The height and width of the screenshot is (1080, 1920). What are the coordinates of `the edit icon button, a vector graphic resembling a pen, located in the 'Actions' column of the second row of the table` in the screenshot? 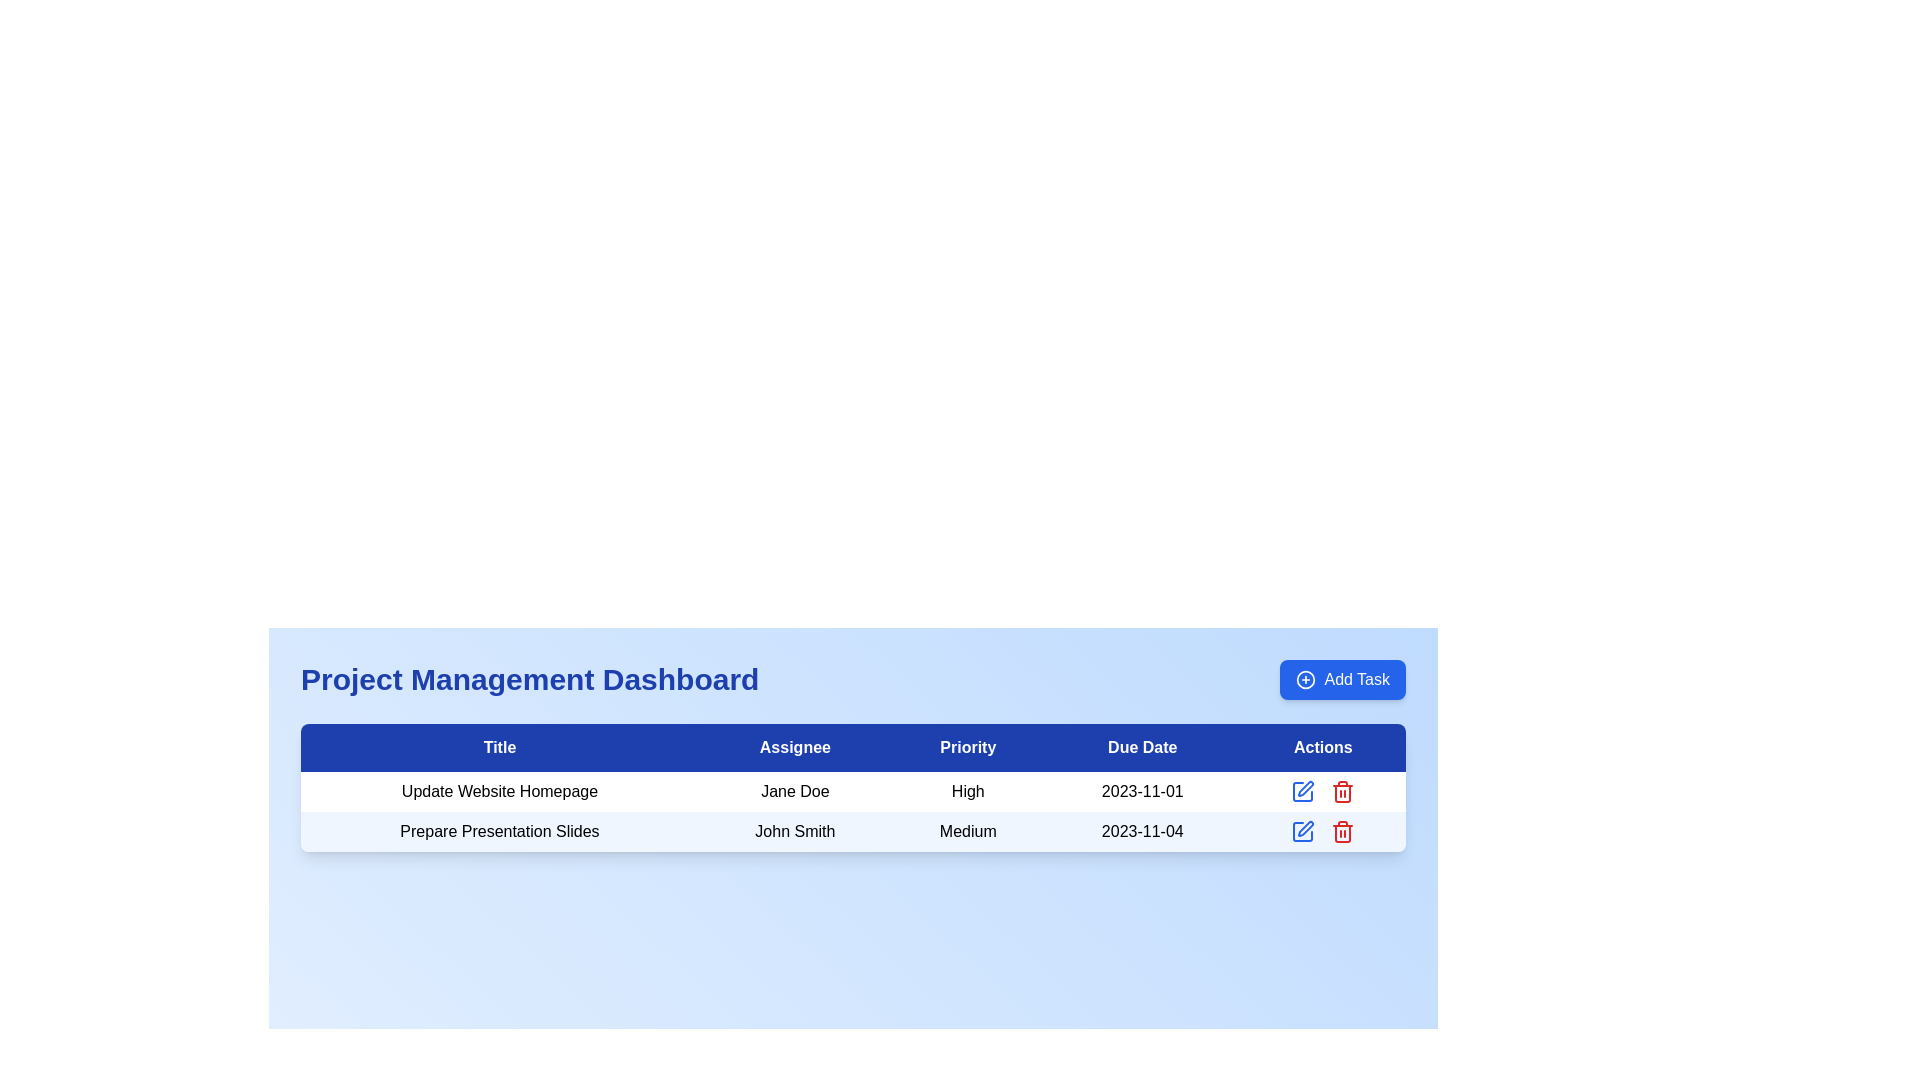 It's located at (1305, 829).